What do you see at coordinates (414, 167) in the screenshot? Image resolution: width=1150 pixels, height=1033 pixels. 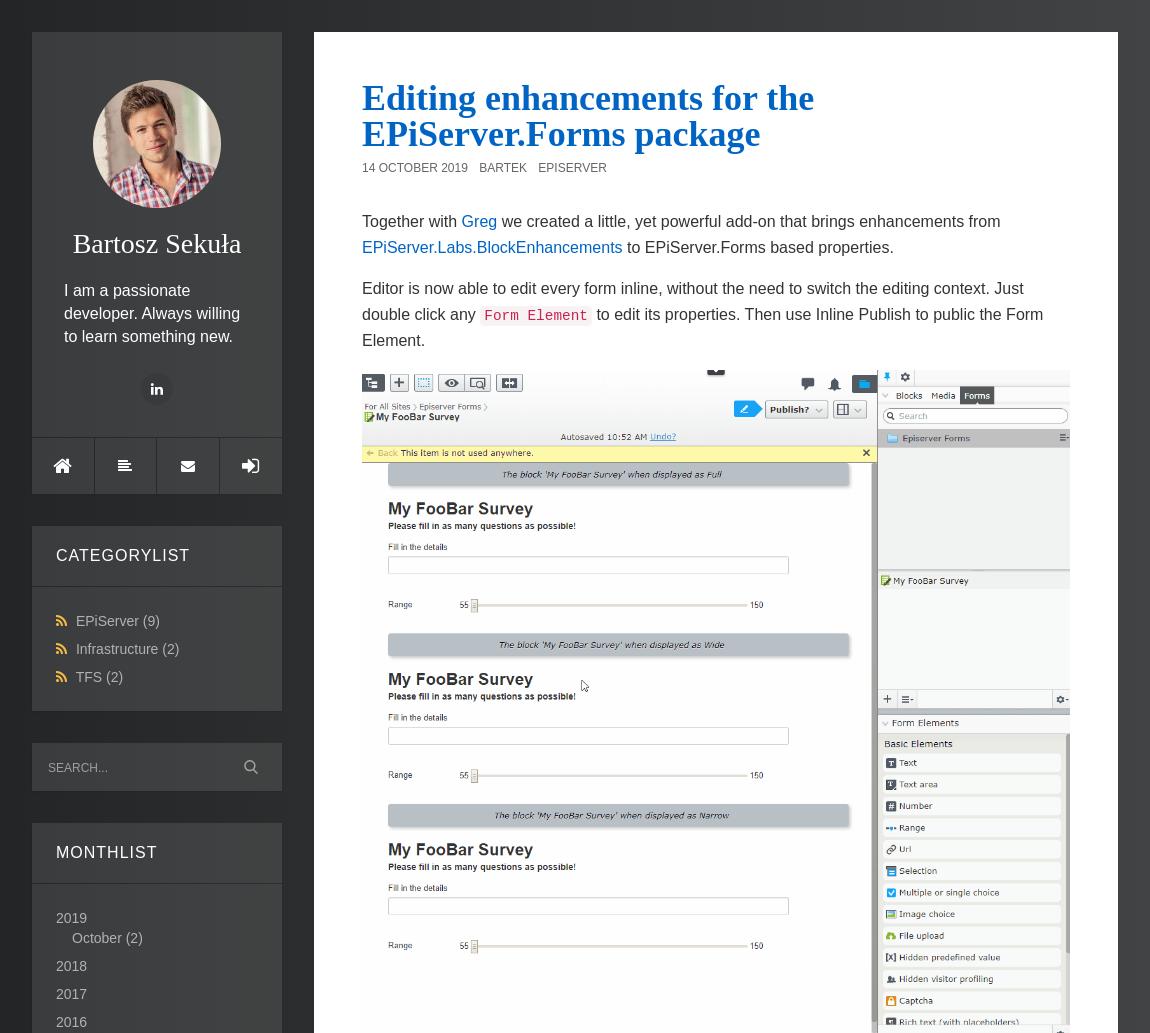 I see `'14 October 2019'` at bounding box center [414, 167].